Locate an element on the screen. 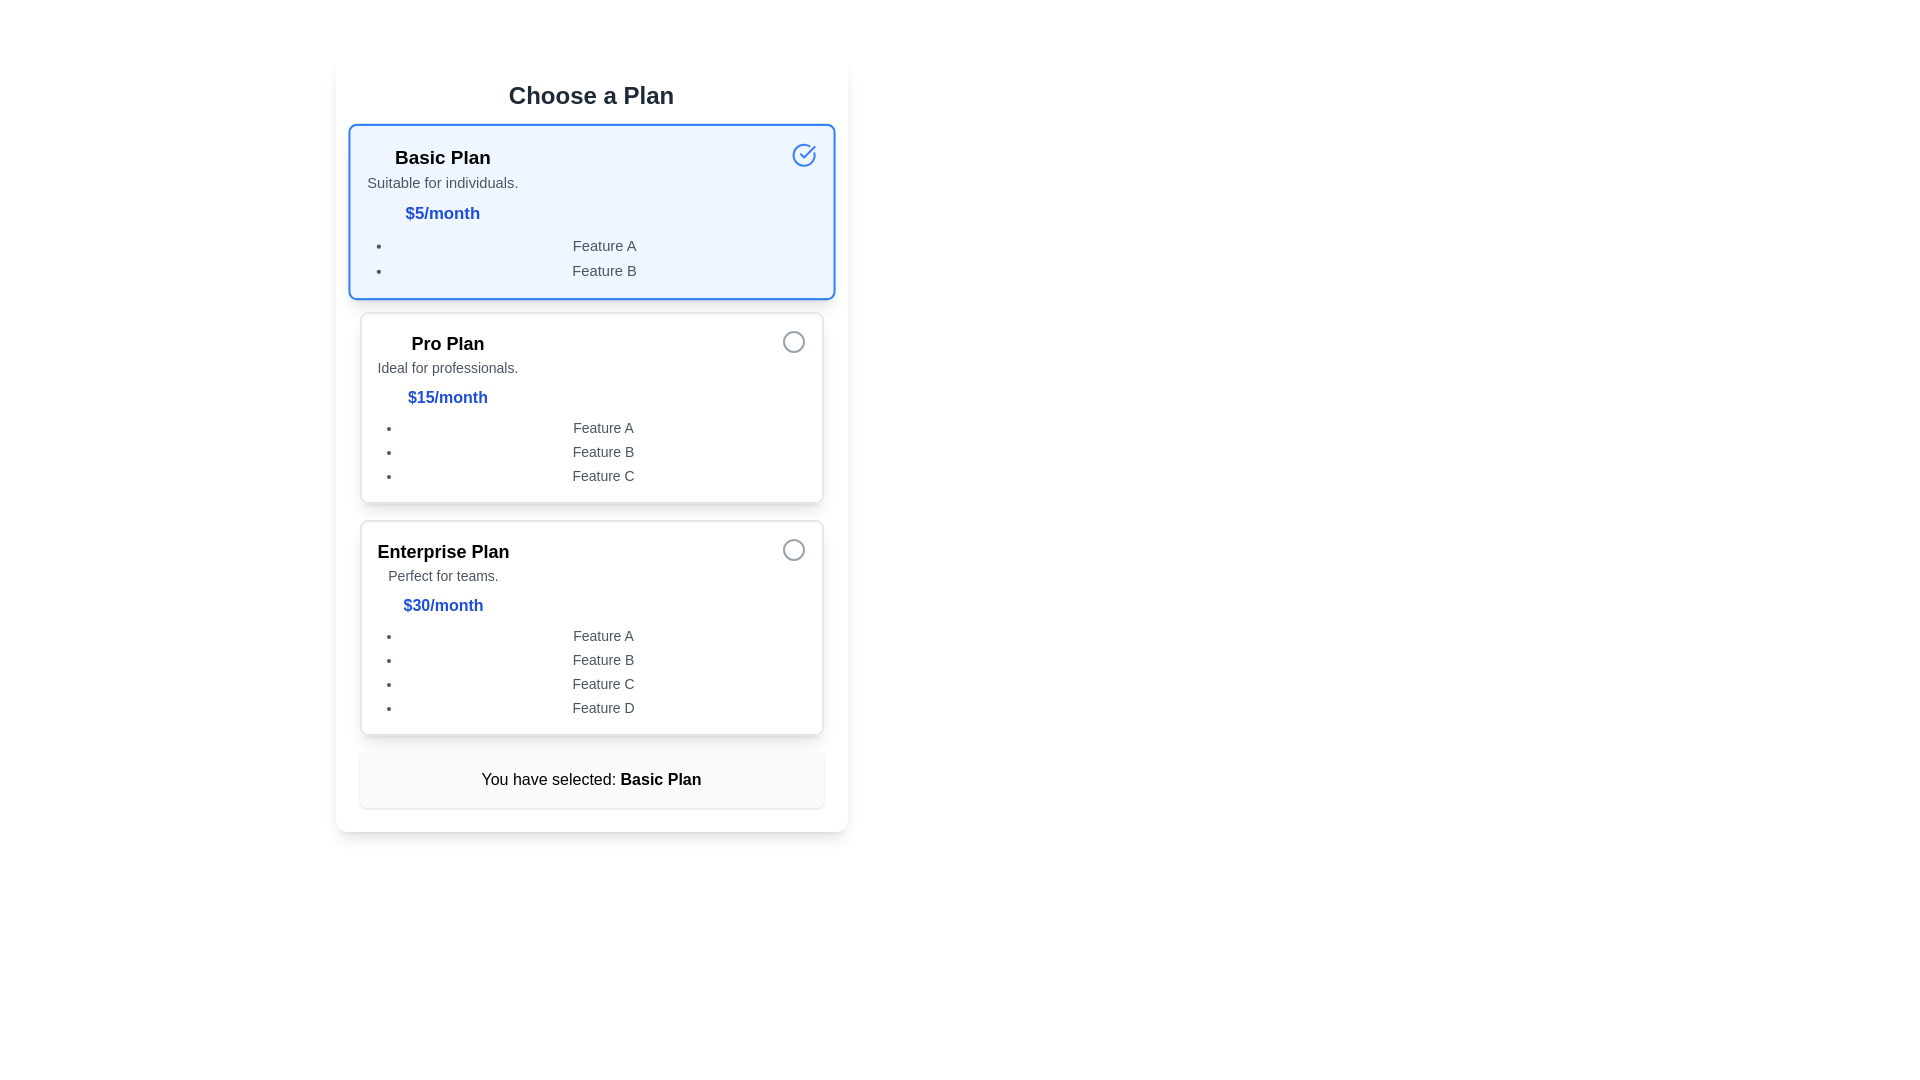 Image resolution: width=1920 pixels, height=1080 pixels. the text label labeled 'Feature A' which is styled in gray and located under the 'Enterprise Plan' section, positioned above 'Feature B', 'Feature C', and 'Feature D' is located at coordinates (602, 636).